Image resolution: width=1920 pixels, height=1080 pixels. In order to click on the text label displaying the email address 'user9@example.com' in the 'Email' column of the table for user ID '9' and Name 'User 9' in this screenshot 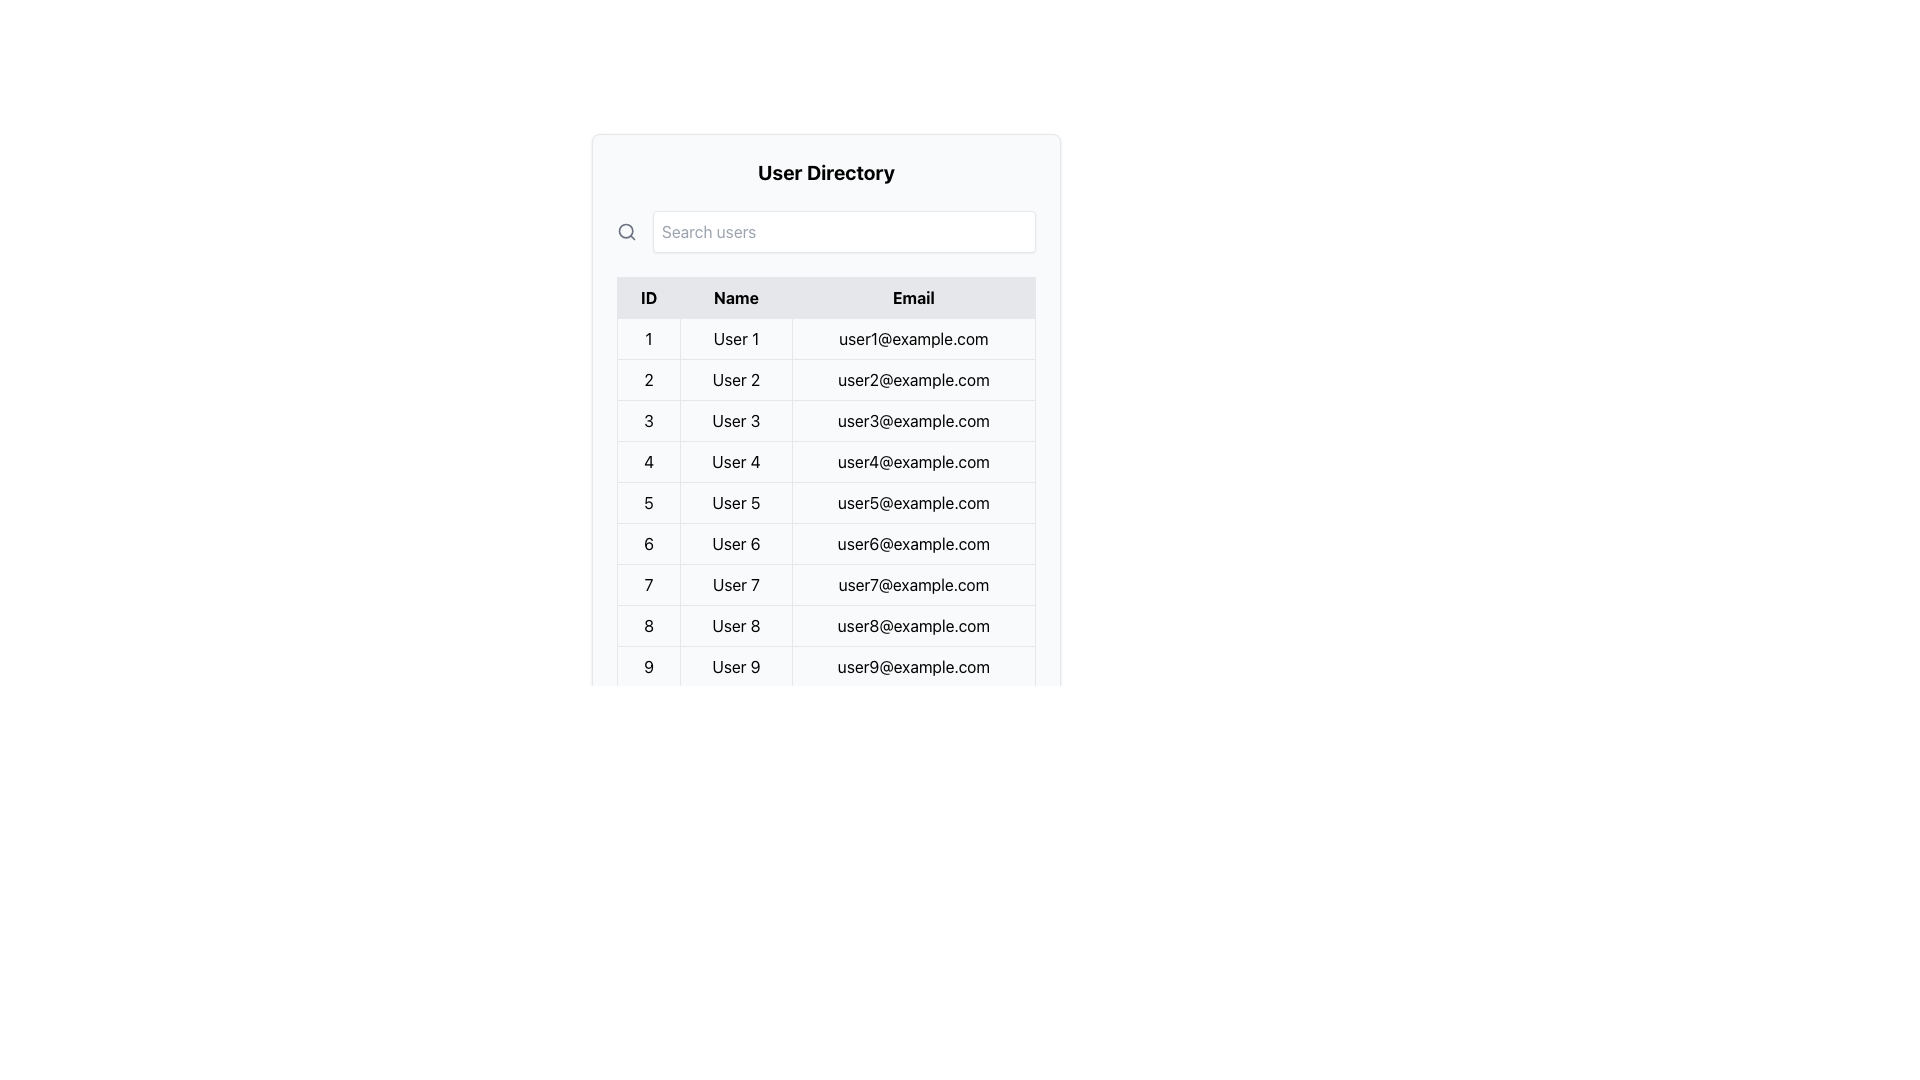, I will do `click(912, 667)`.